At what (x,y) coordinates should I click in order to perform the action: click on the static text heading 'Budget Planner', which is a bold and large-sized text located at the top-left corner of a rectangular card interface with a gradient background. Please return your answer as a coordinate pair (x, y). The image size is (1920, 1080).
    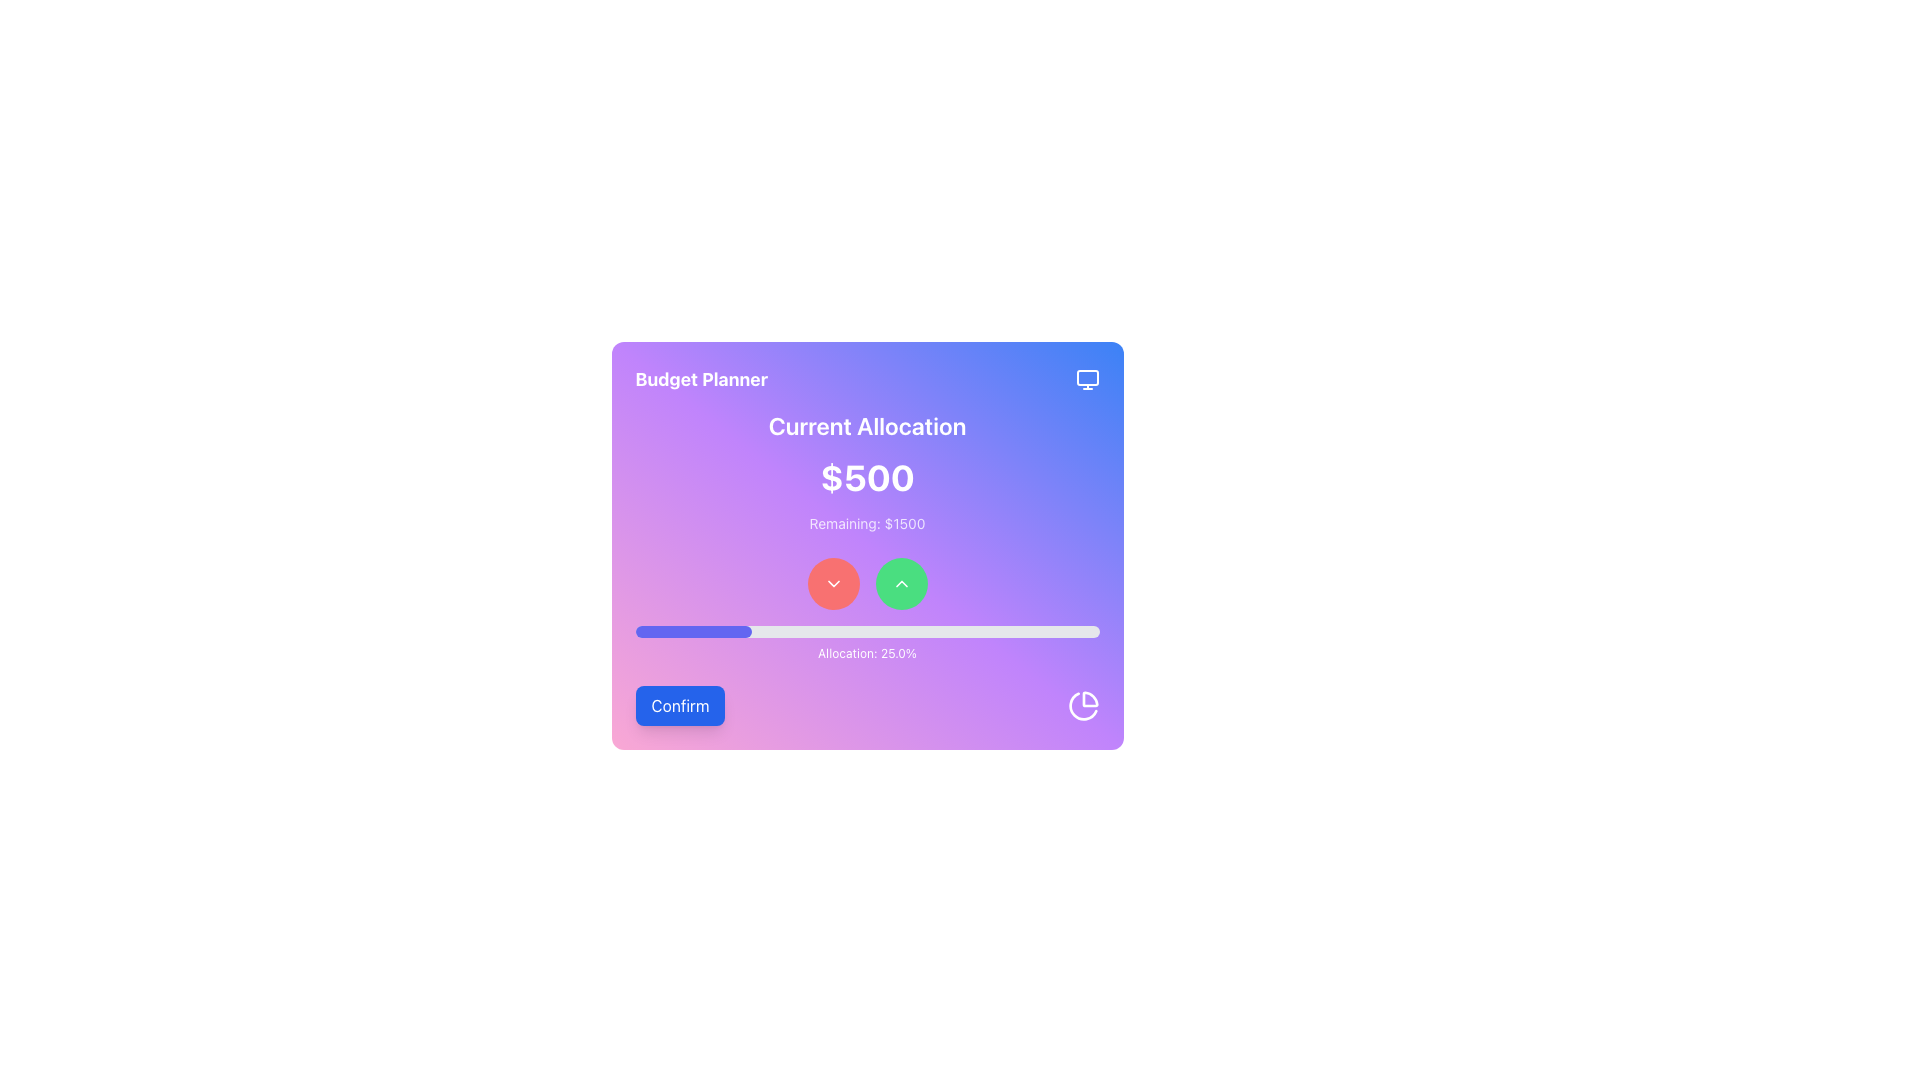
    Looking at the image, I should click on (701, 380).